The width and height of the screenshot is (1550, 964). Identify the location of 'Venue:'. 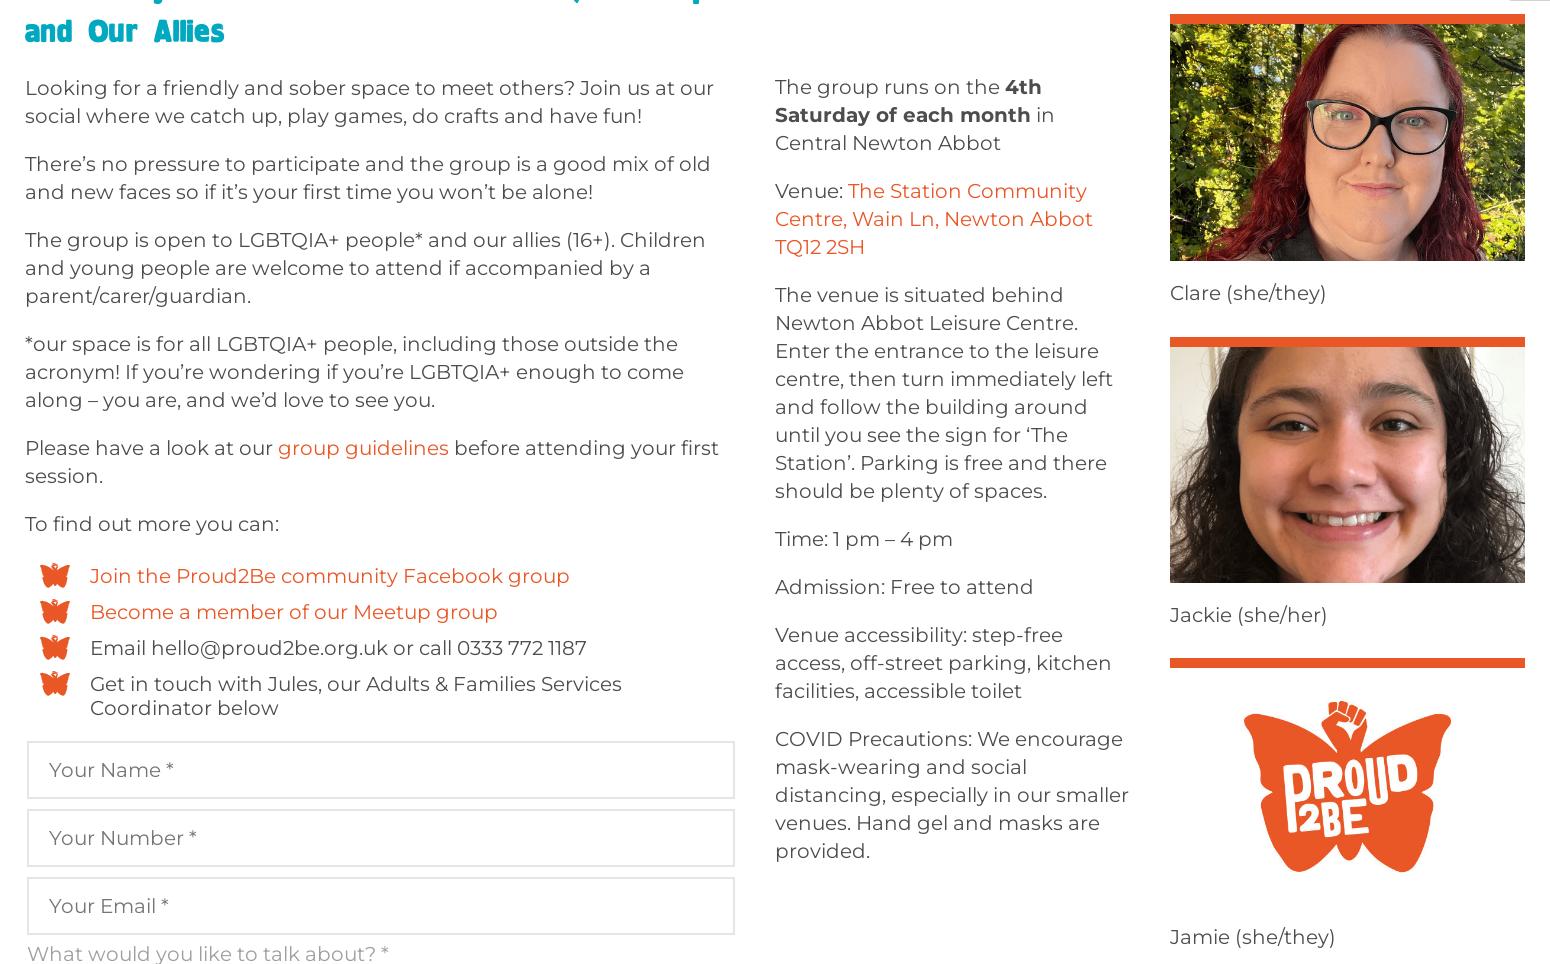
(810, 189).